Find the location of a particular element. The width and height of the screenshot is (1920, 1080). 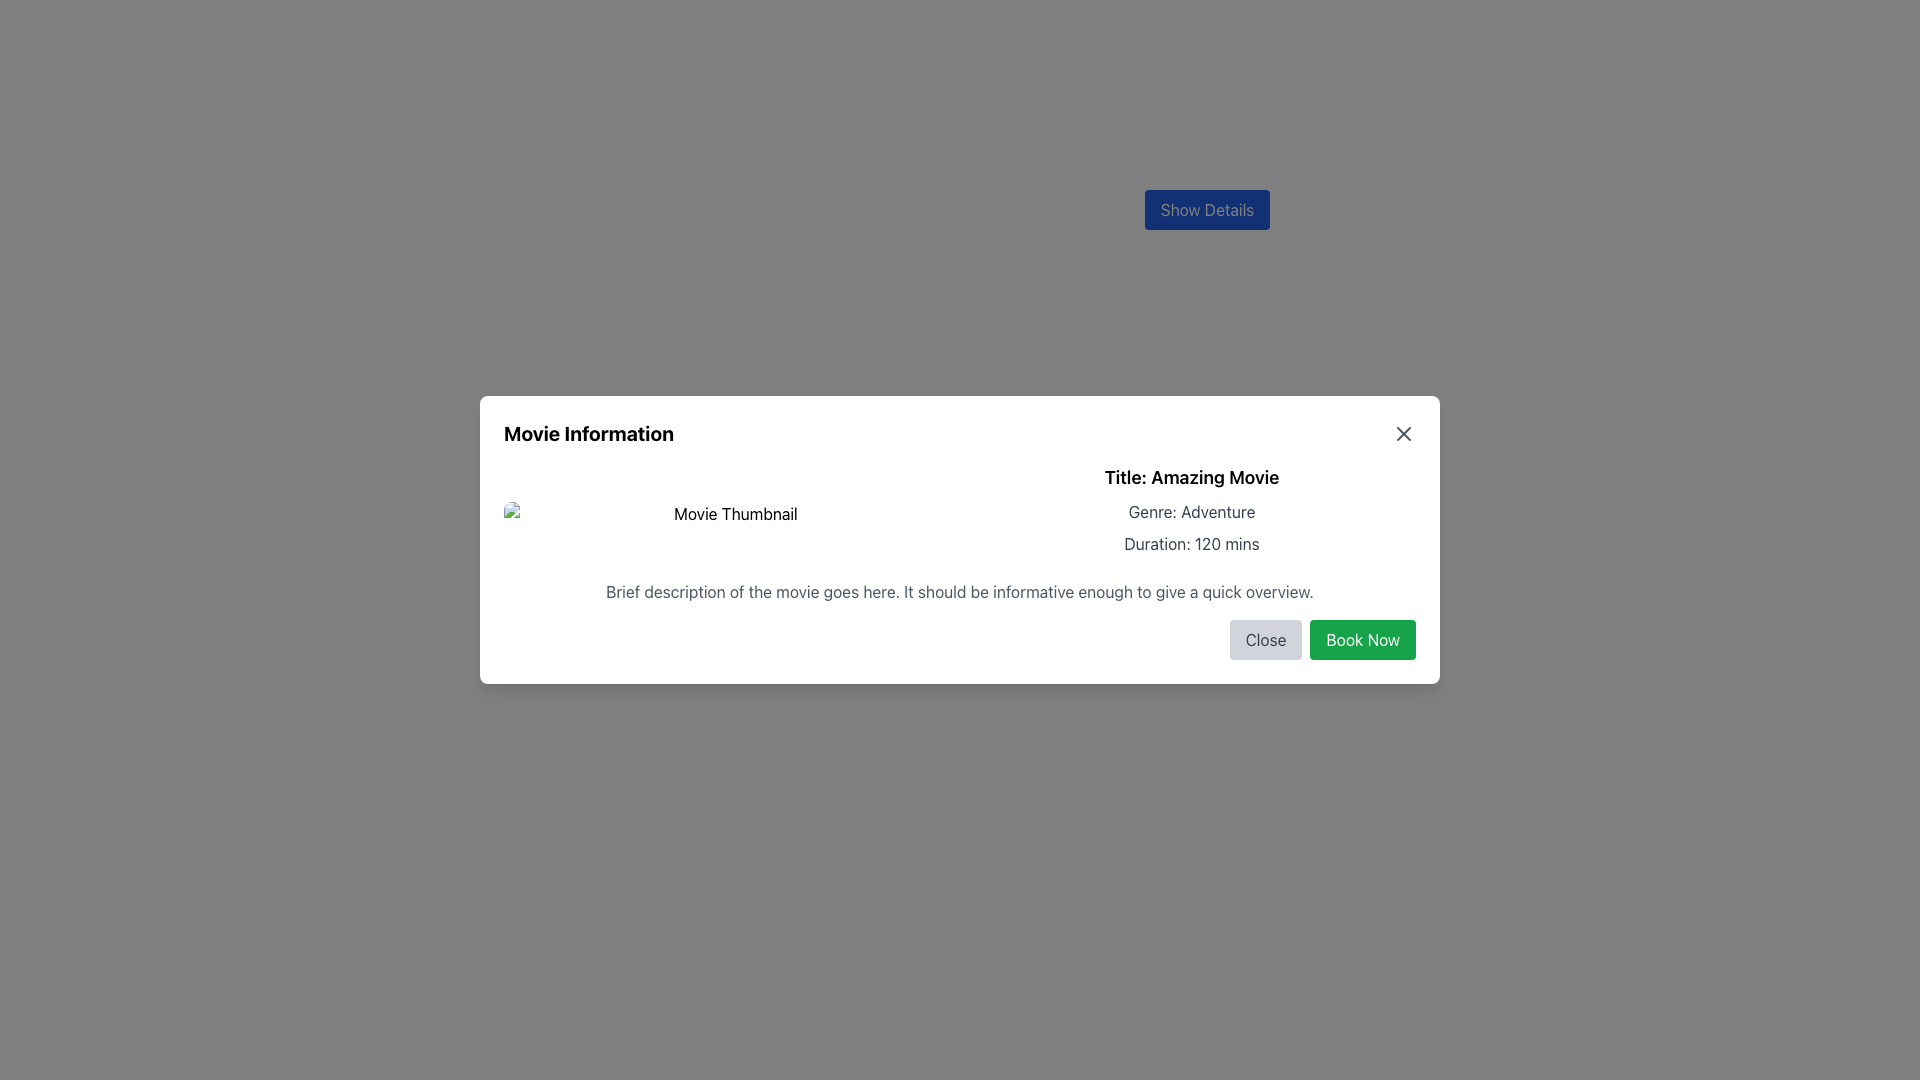

the bold text heading element displaying 'Movie Information' located at the upper-left corner of the movie details panel is located at coordinates (588, 433).